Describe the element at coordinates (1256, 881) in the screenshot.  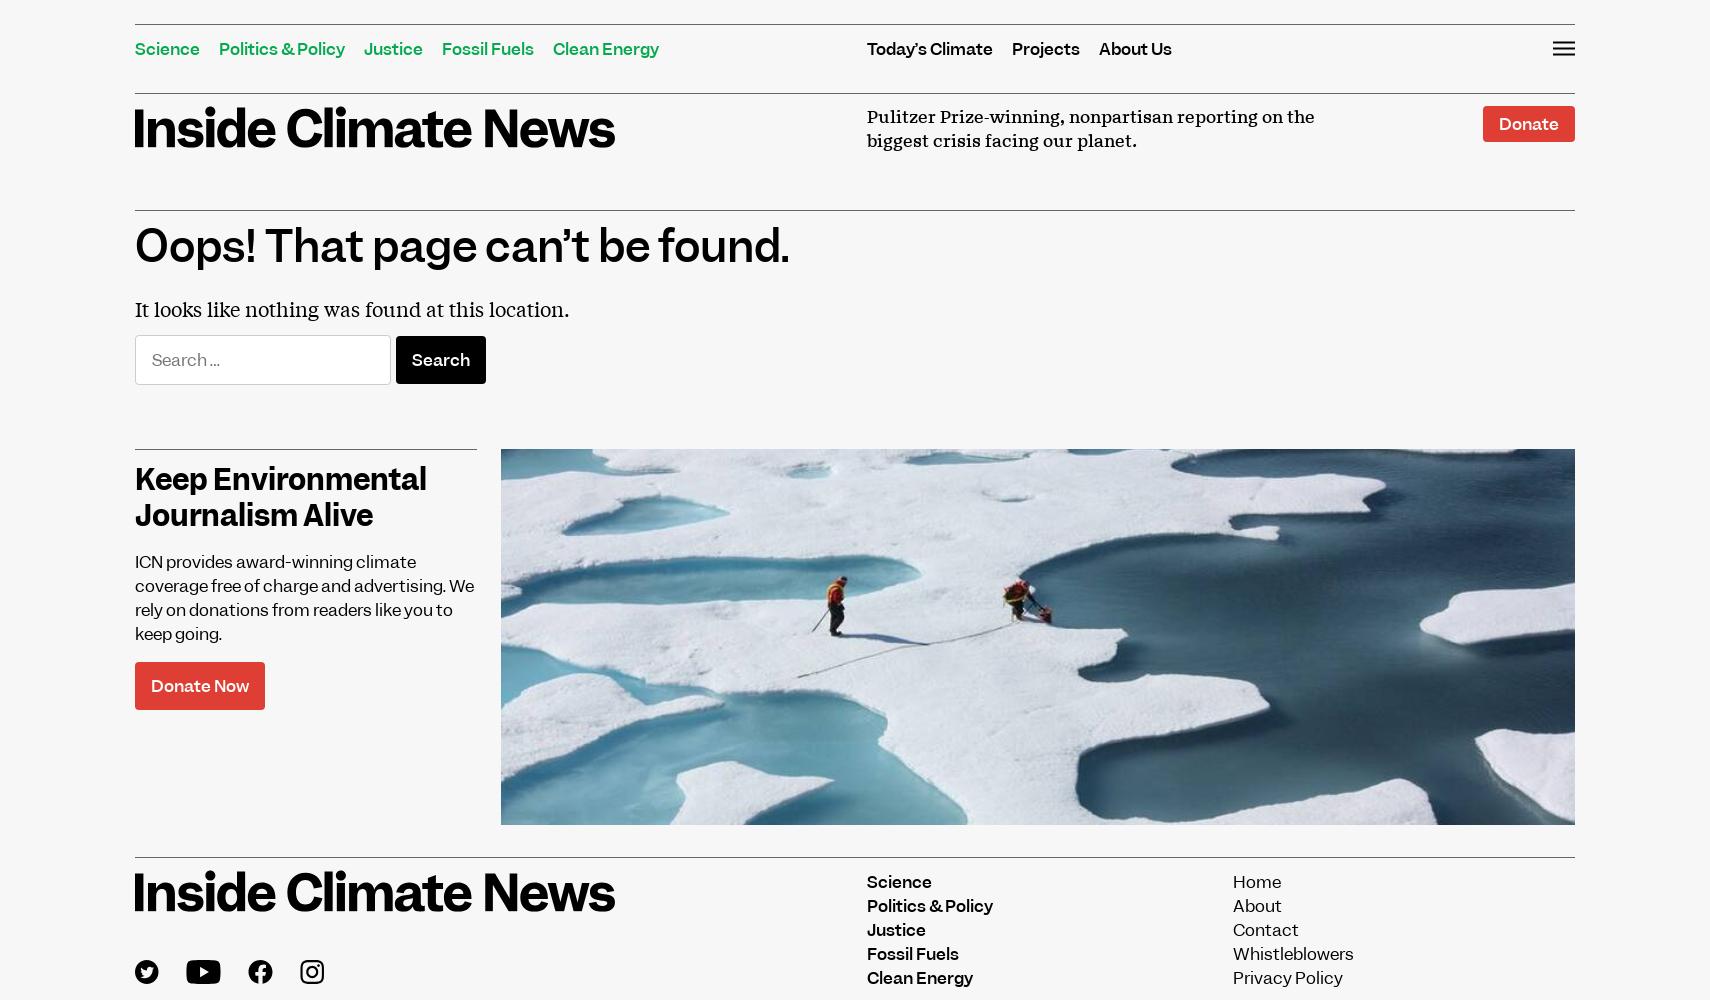
I see `'Home'` at that location.